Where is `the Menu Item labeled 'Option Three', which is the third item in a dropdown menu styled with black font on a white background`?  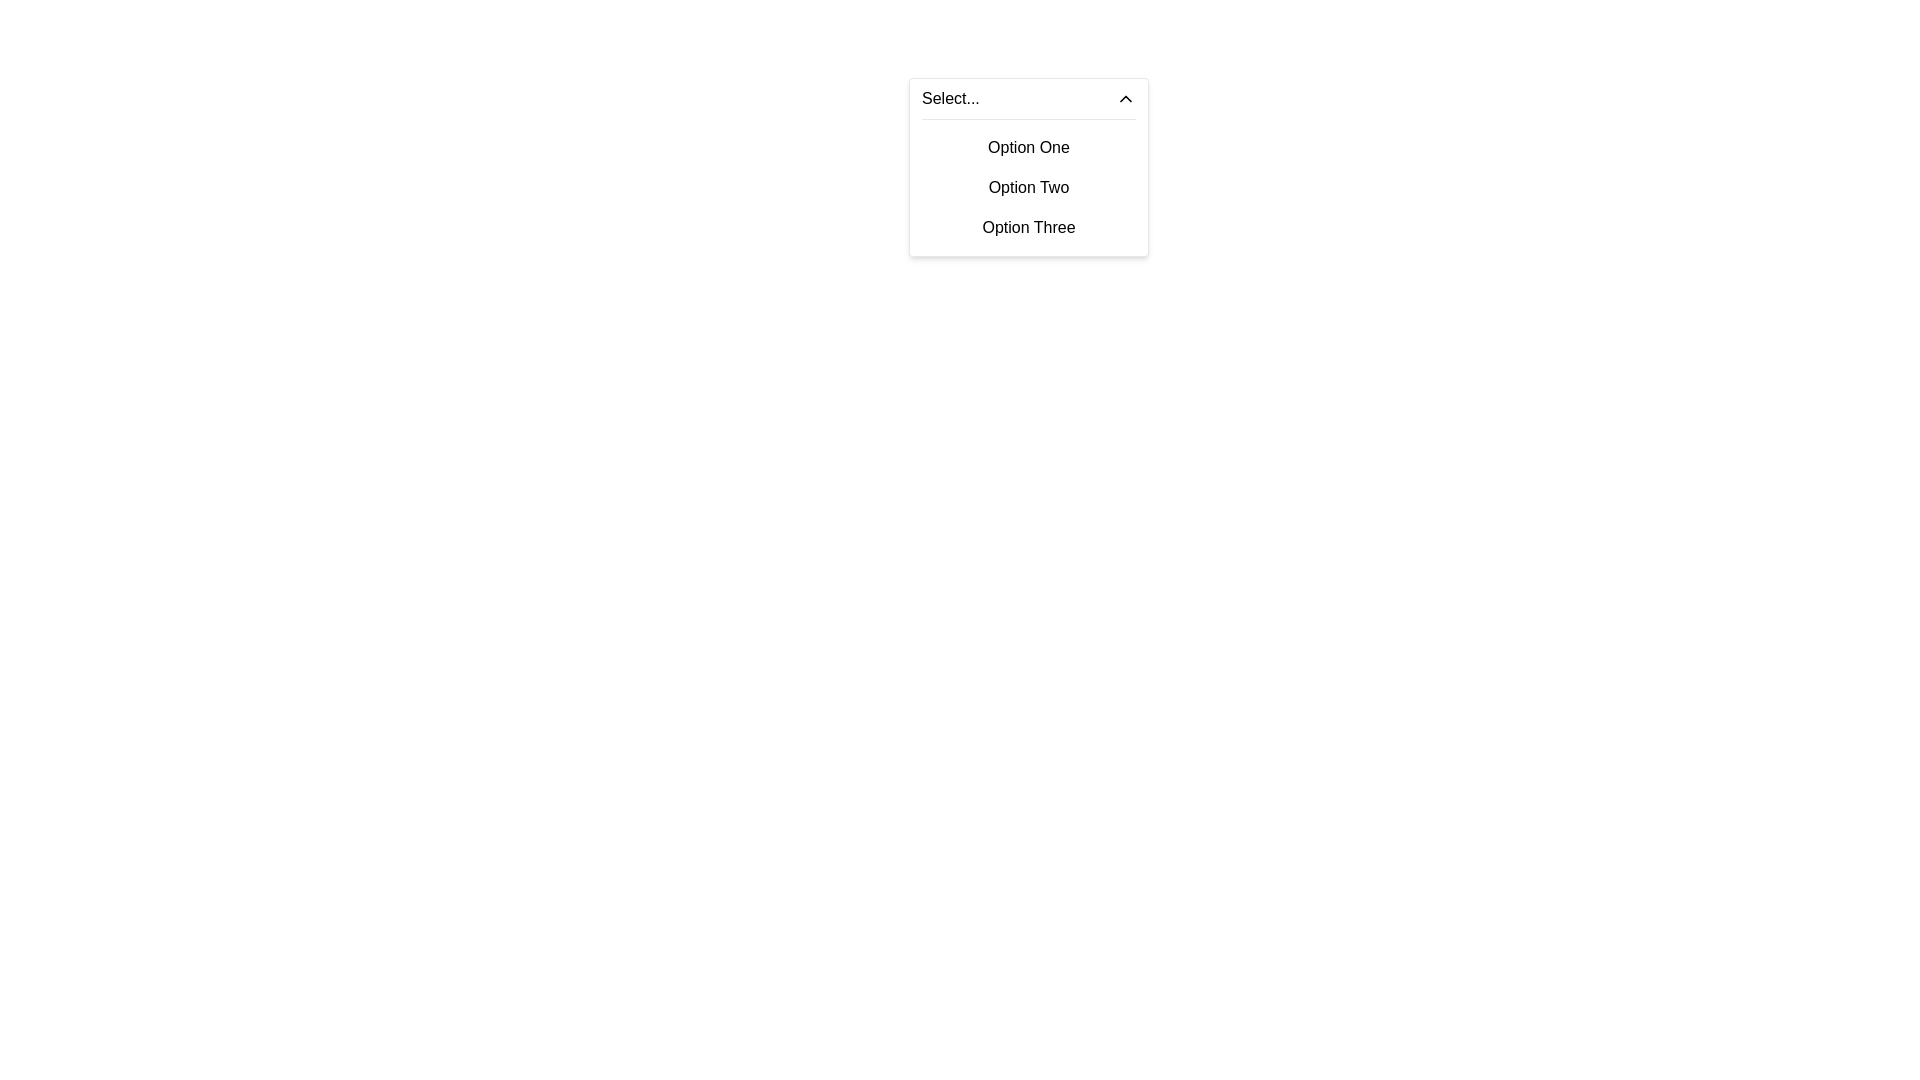 the Menu Item labeled 'Option Three', which is the third item in a dropdown menu styled with black font on a white background is located at coordinates (1028, 226).